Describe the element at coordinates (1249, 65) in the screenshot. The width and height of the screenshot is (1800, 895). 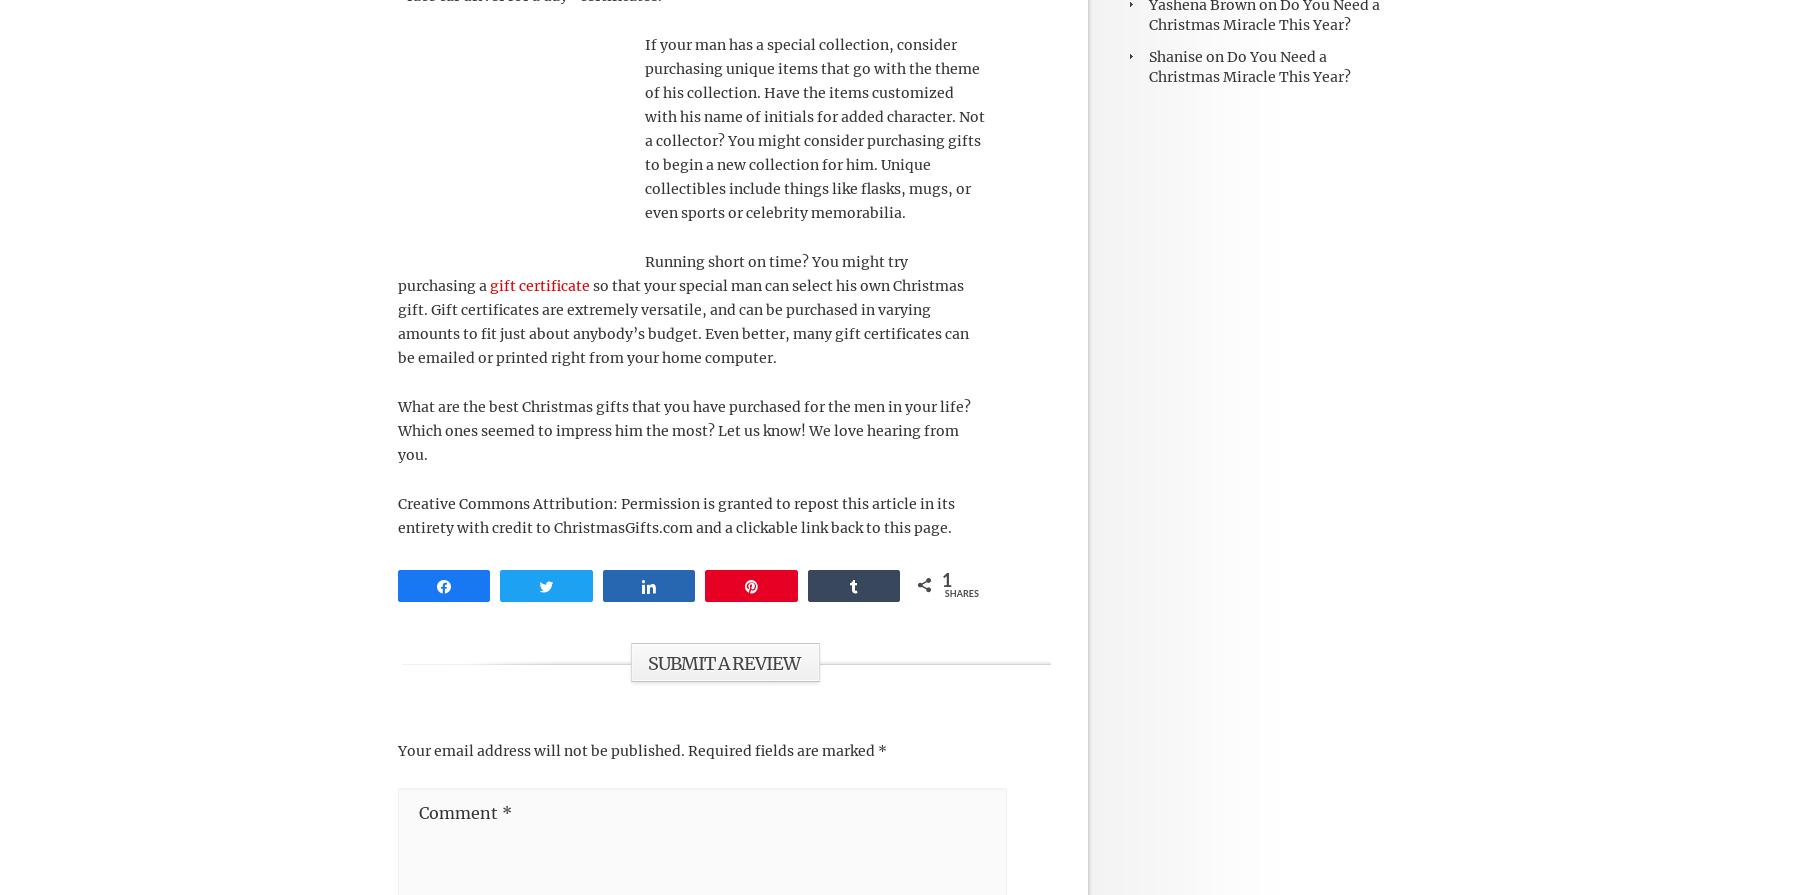
I see `'Do You Need a Christmas Miracle This Year?'` at that location.